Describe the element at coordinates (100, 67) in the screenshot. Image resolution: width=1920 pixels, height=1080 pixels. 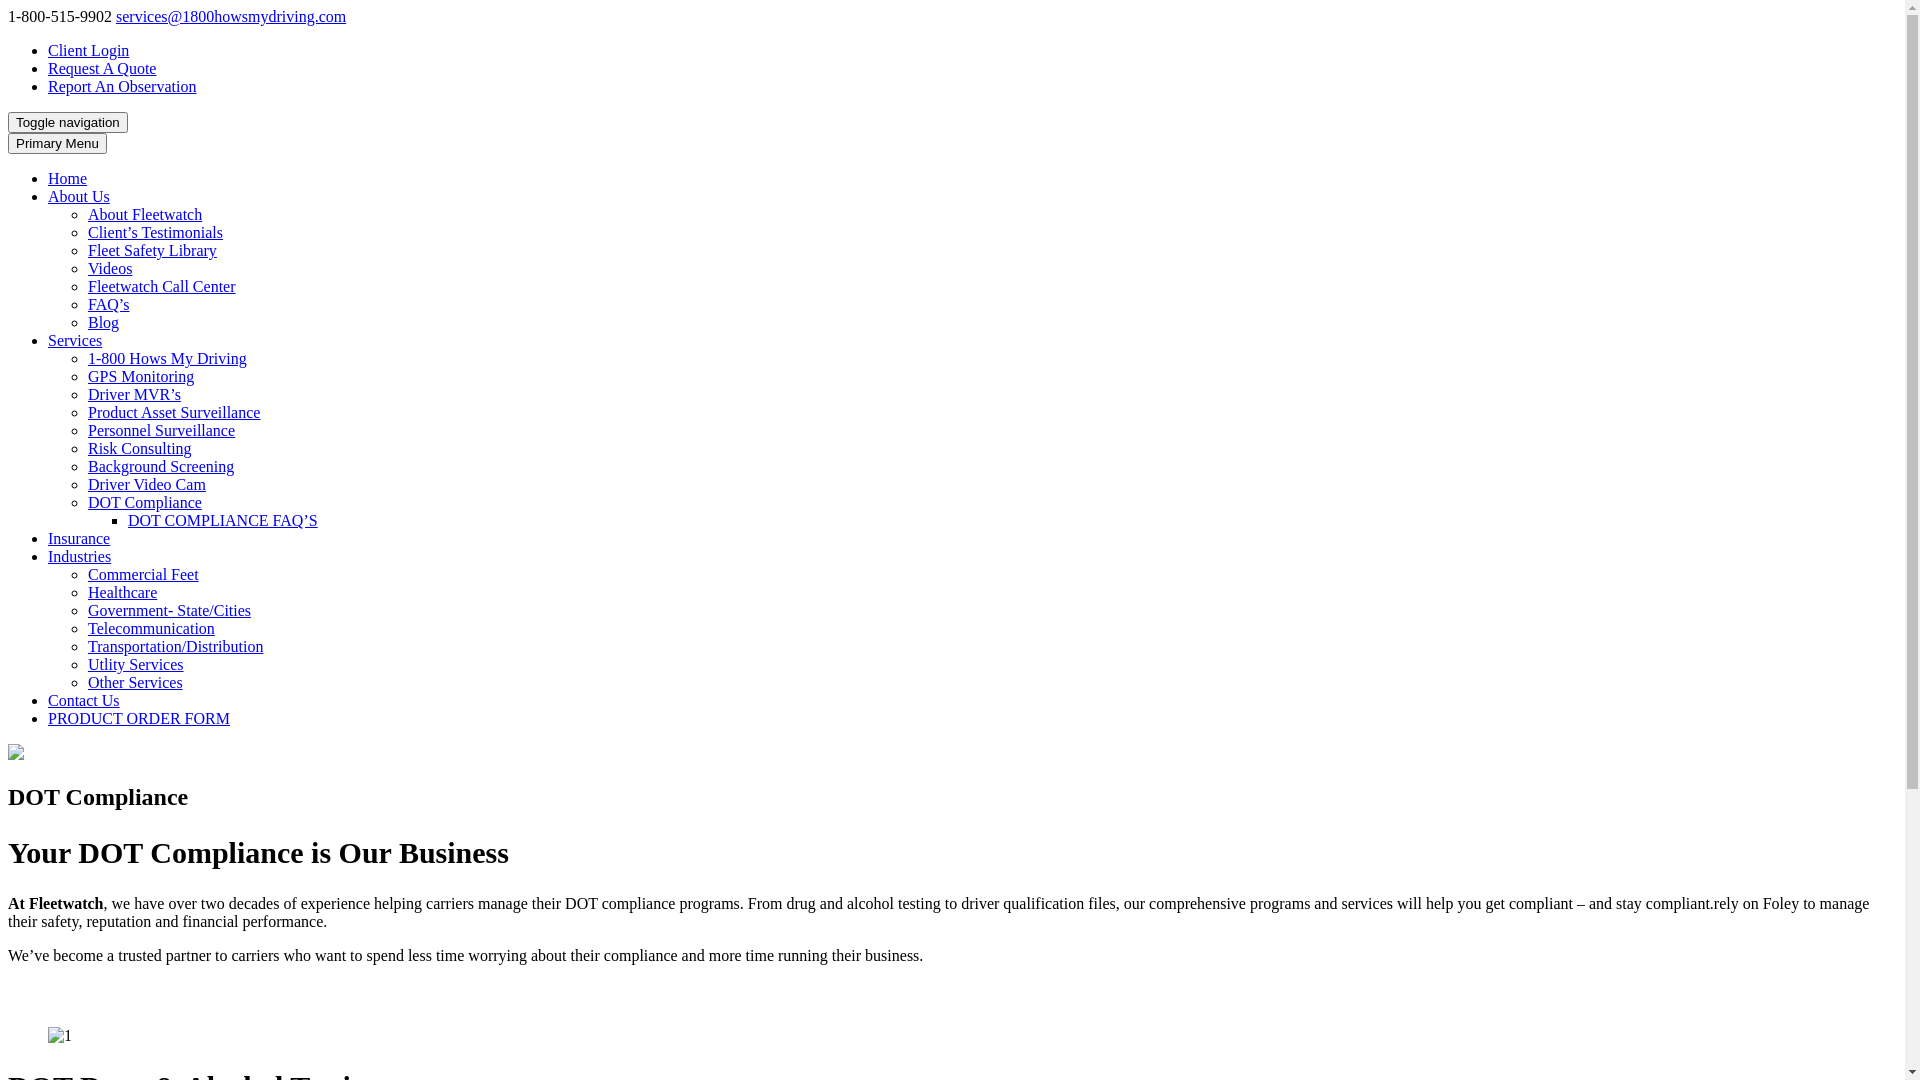
I see `'Request A Quote'` at that location.